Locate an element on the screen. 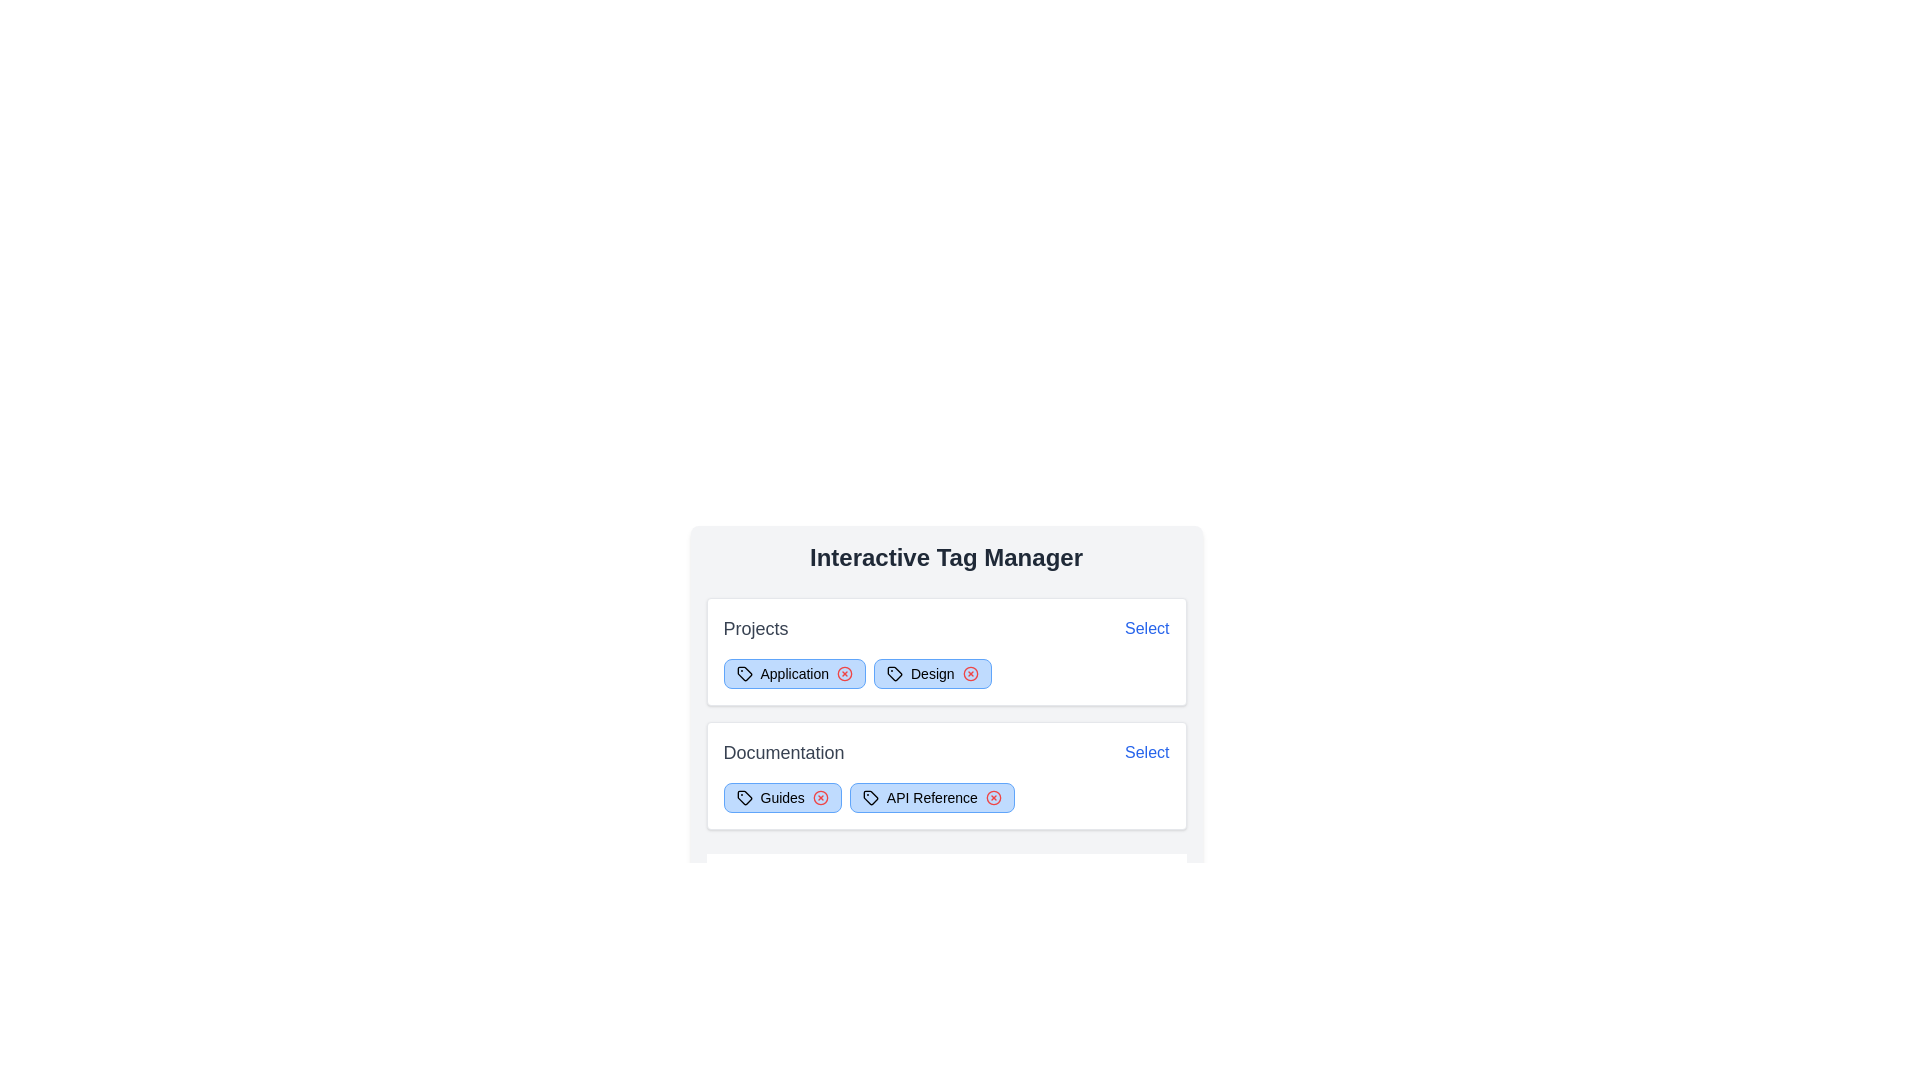 The width and height of the screenshot is (1920, 1080). the 'Application' tag badge, which is the first badge in the 'Projects' section of the 'Interactive Tag Manager' interface is located at coordinates (793, 674).